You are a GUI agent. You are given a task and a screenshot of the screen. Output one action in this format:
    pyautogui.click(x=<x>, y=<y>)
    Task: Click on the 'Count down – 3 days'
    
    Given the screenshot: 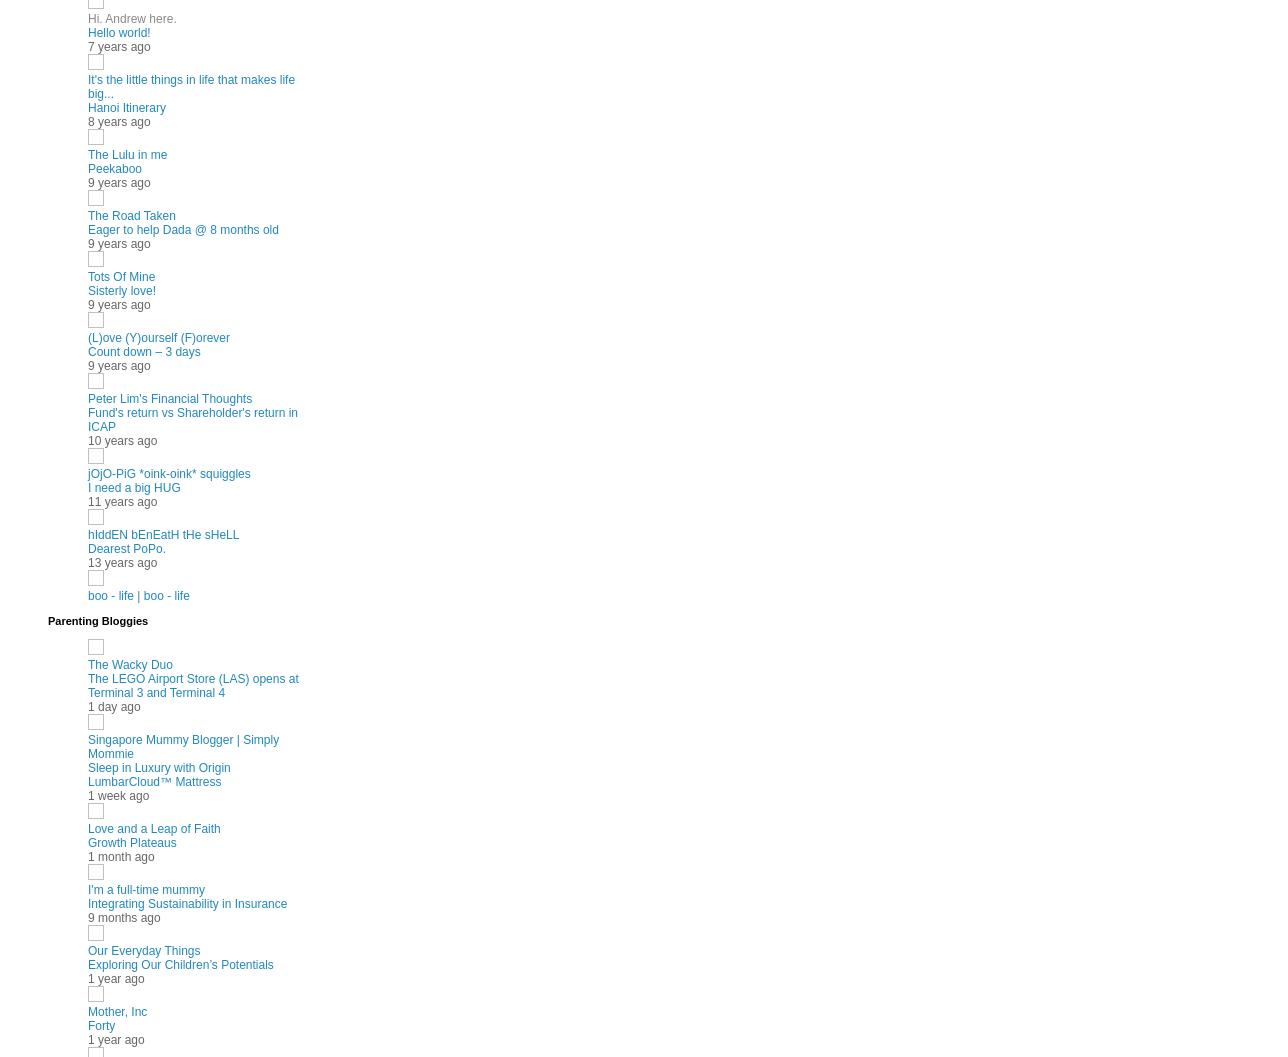 What is the action you would take?
    pyautogui.click(x=143, y=351)
    